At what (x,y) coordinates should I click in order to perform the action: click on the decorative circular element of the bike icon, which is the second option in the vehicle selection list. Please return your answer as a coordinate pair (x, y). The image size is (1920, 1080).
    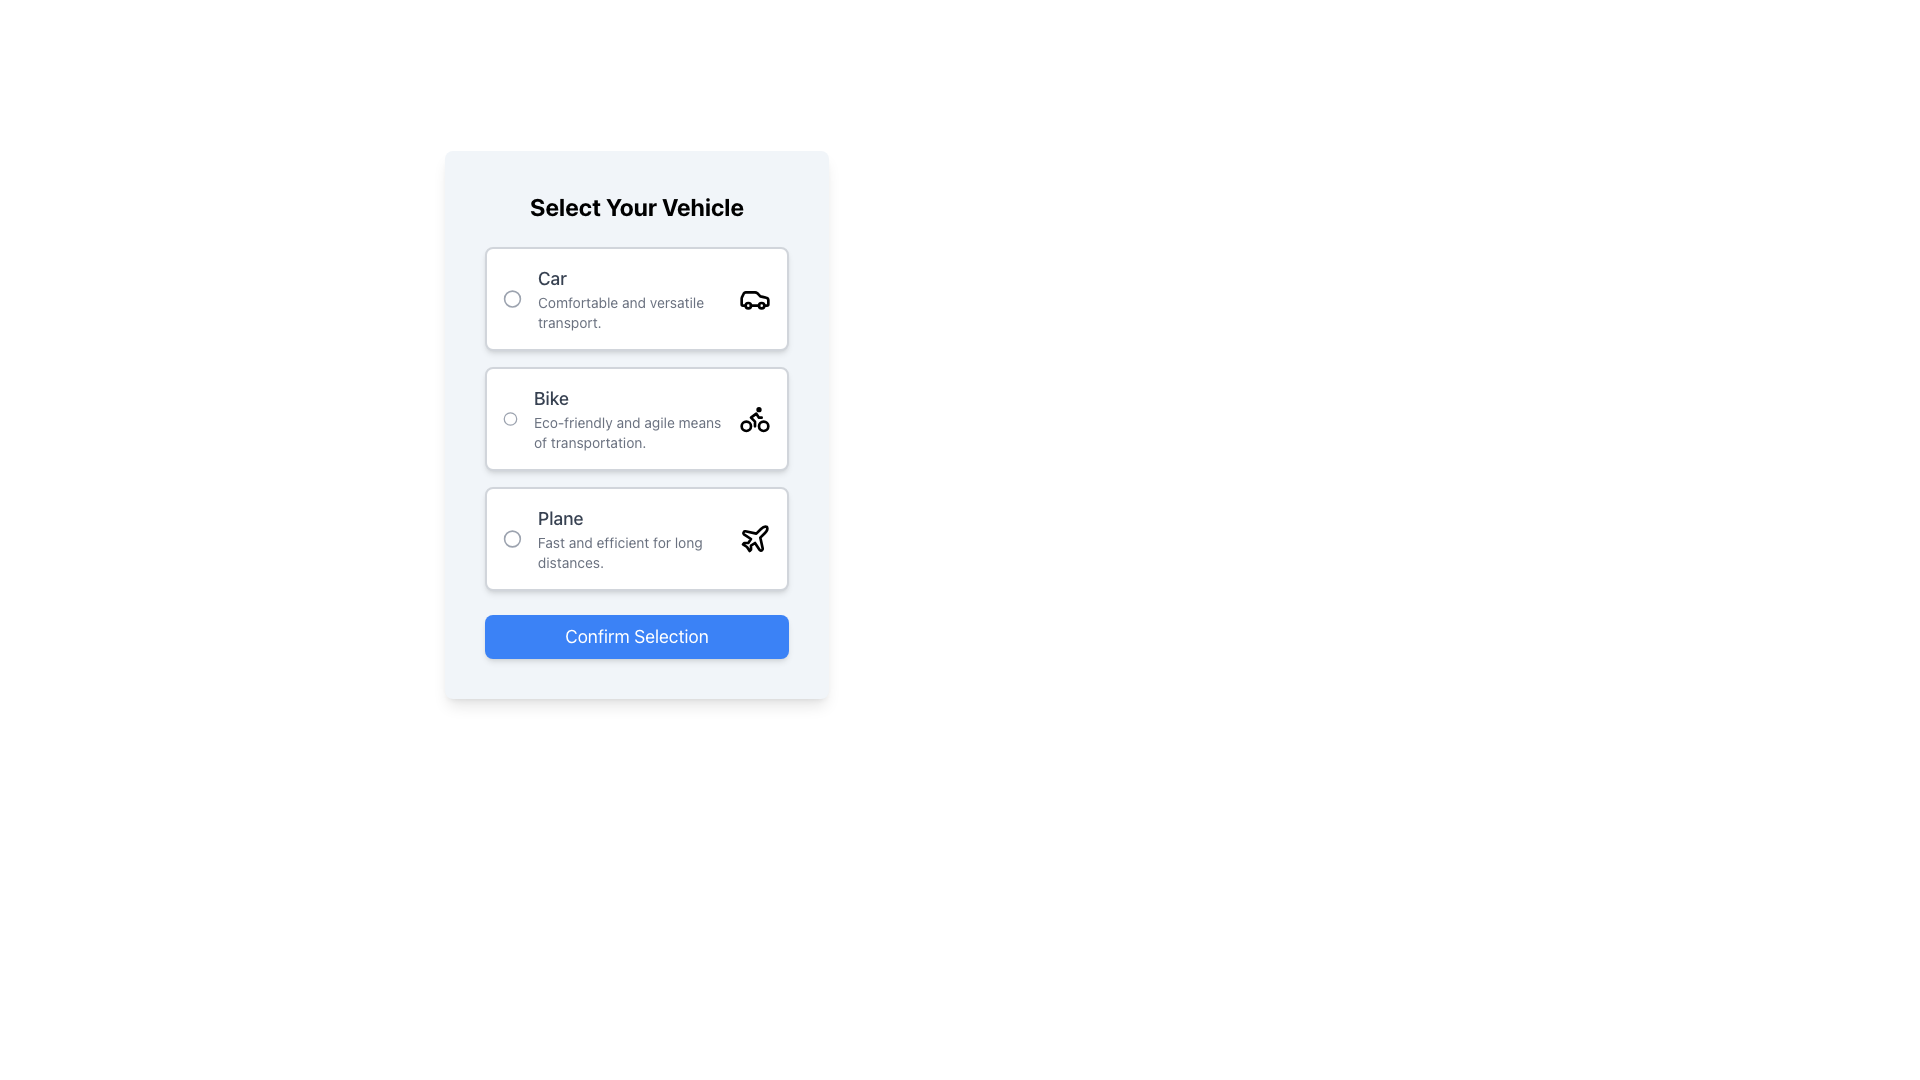
    Looking at the image, I should click on (762, 425).